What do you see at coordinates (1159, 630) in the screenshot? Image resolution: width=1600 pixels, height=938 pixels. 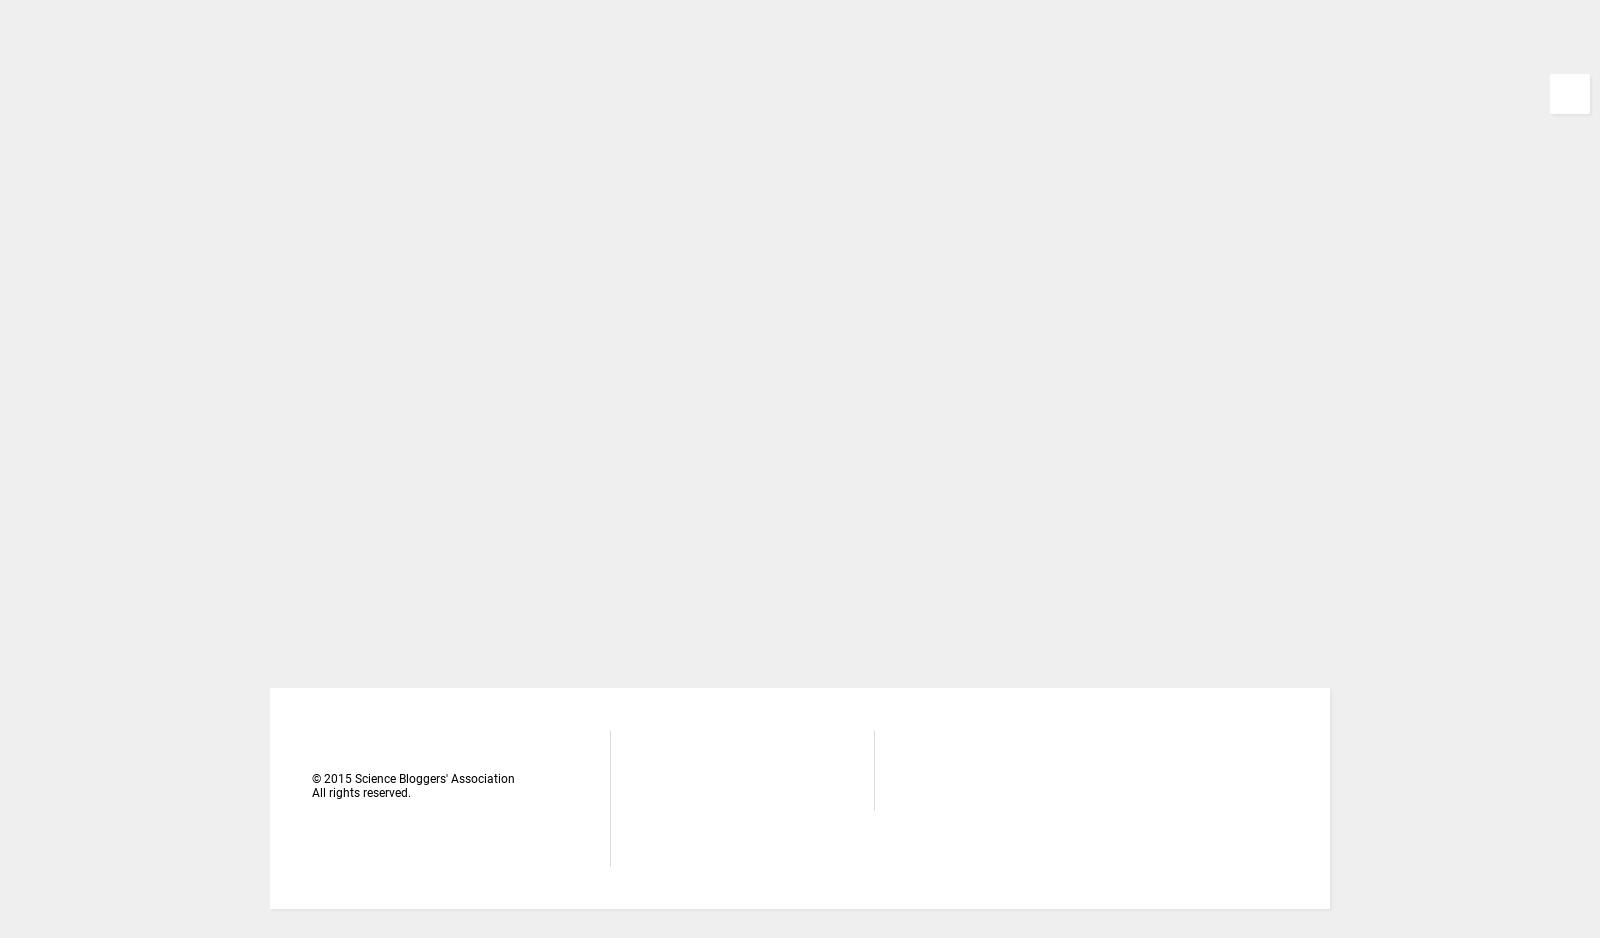 I see `'Dr. Zakir Ali Rajnish'` at bounding box center [1159, 630].